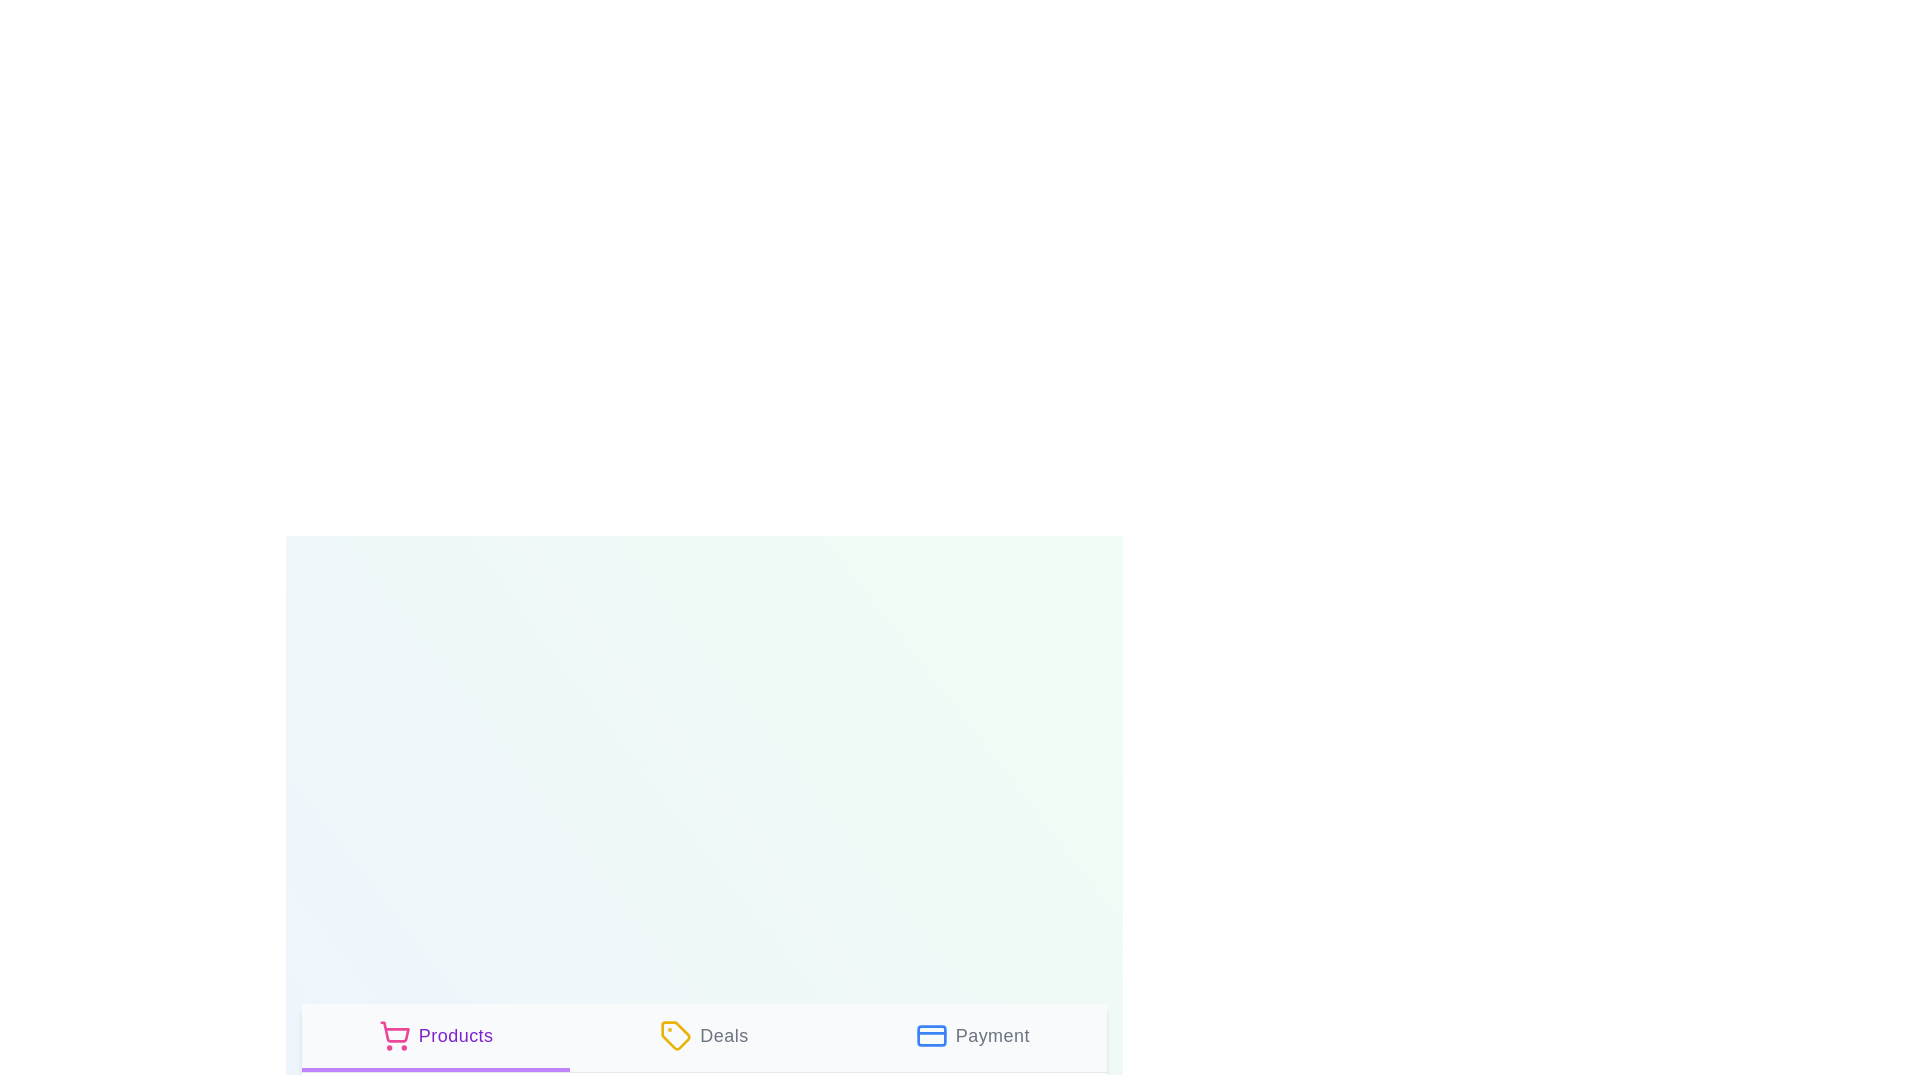 The image size is (1920, 1080). I want to click on the tab labeled Deals, so click(704, 1036).